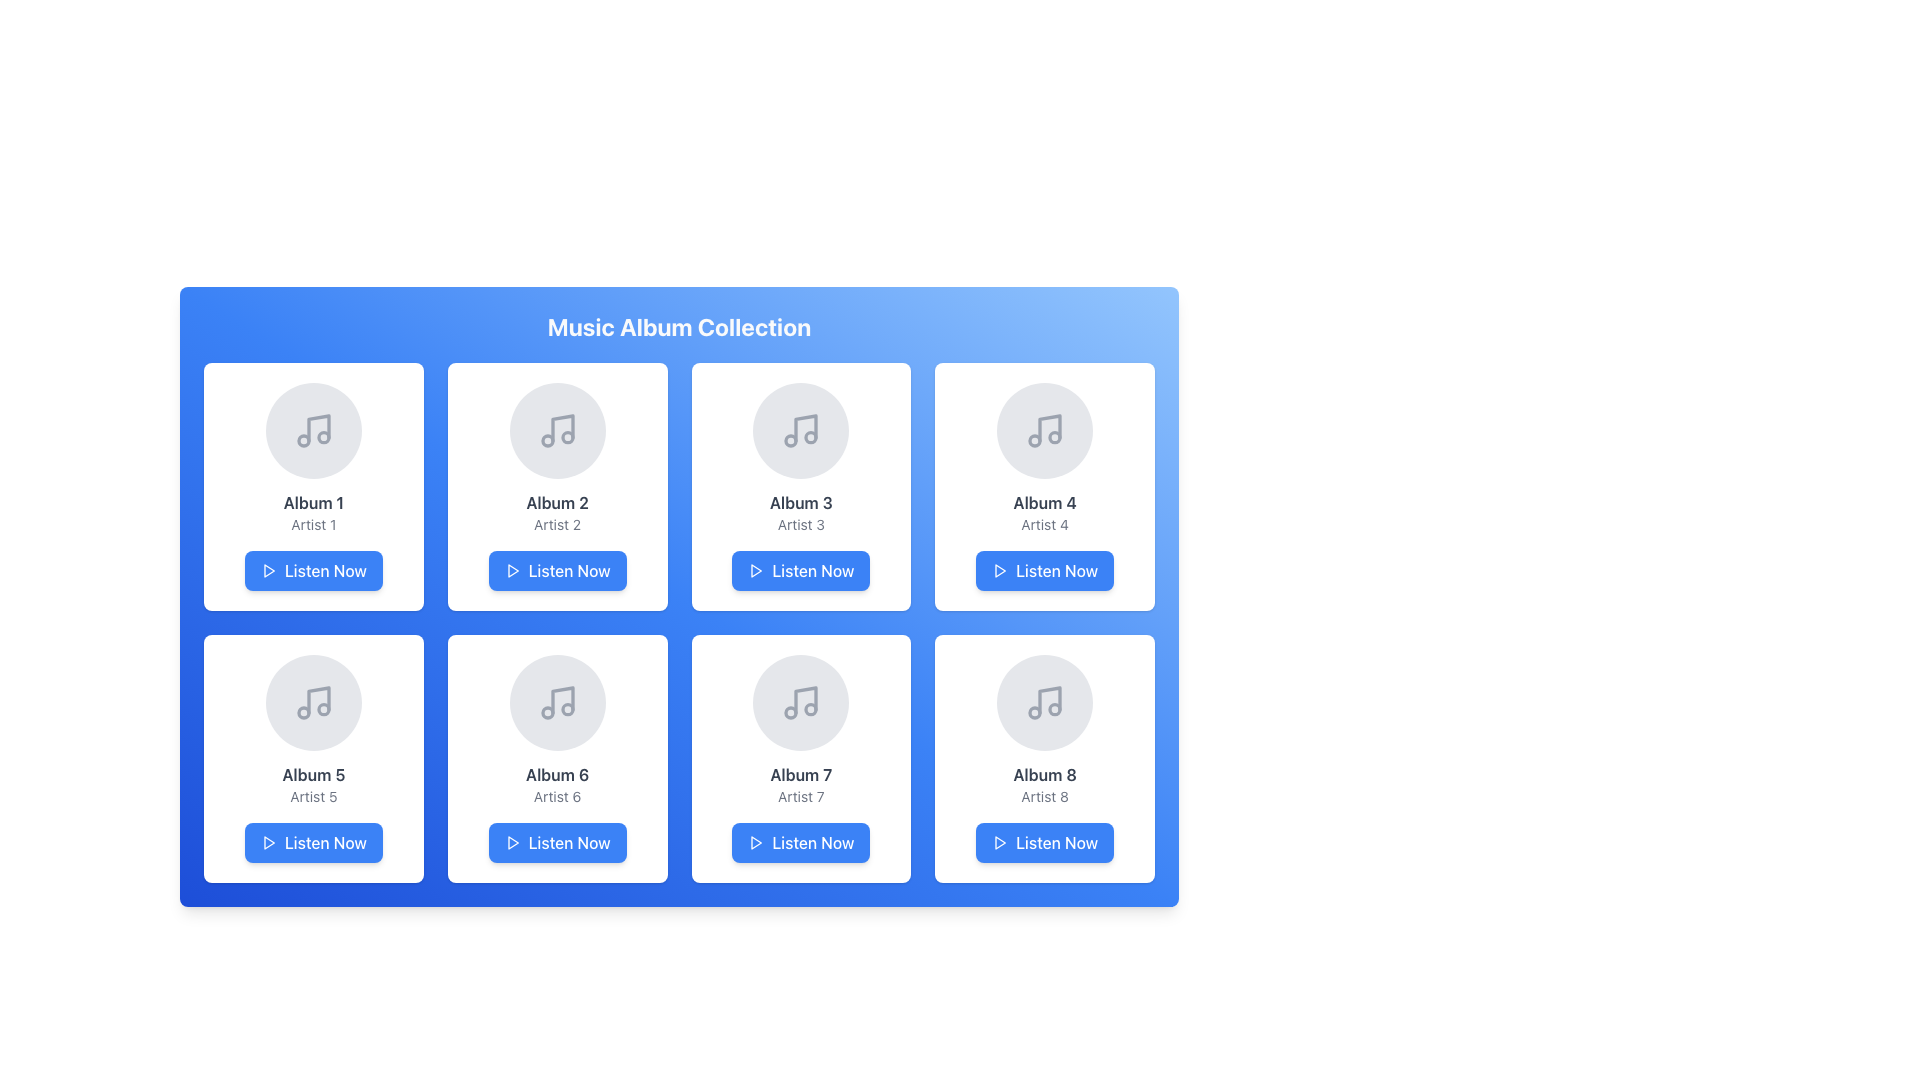 This screenshot has width=1920, height=1080. I want to click on the button that initiates music playback for 'Album 6', so click(557, 843).